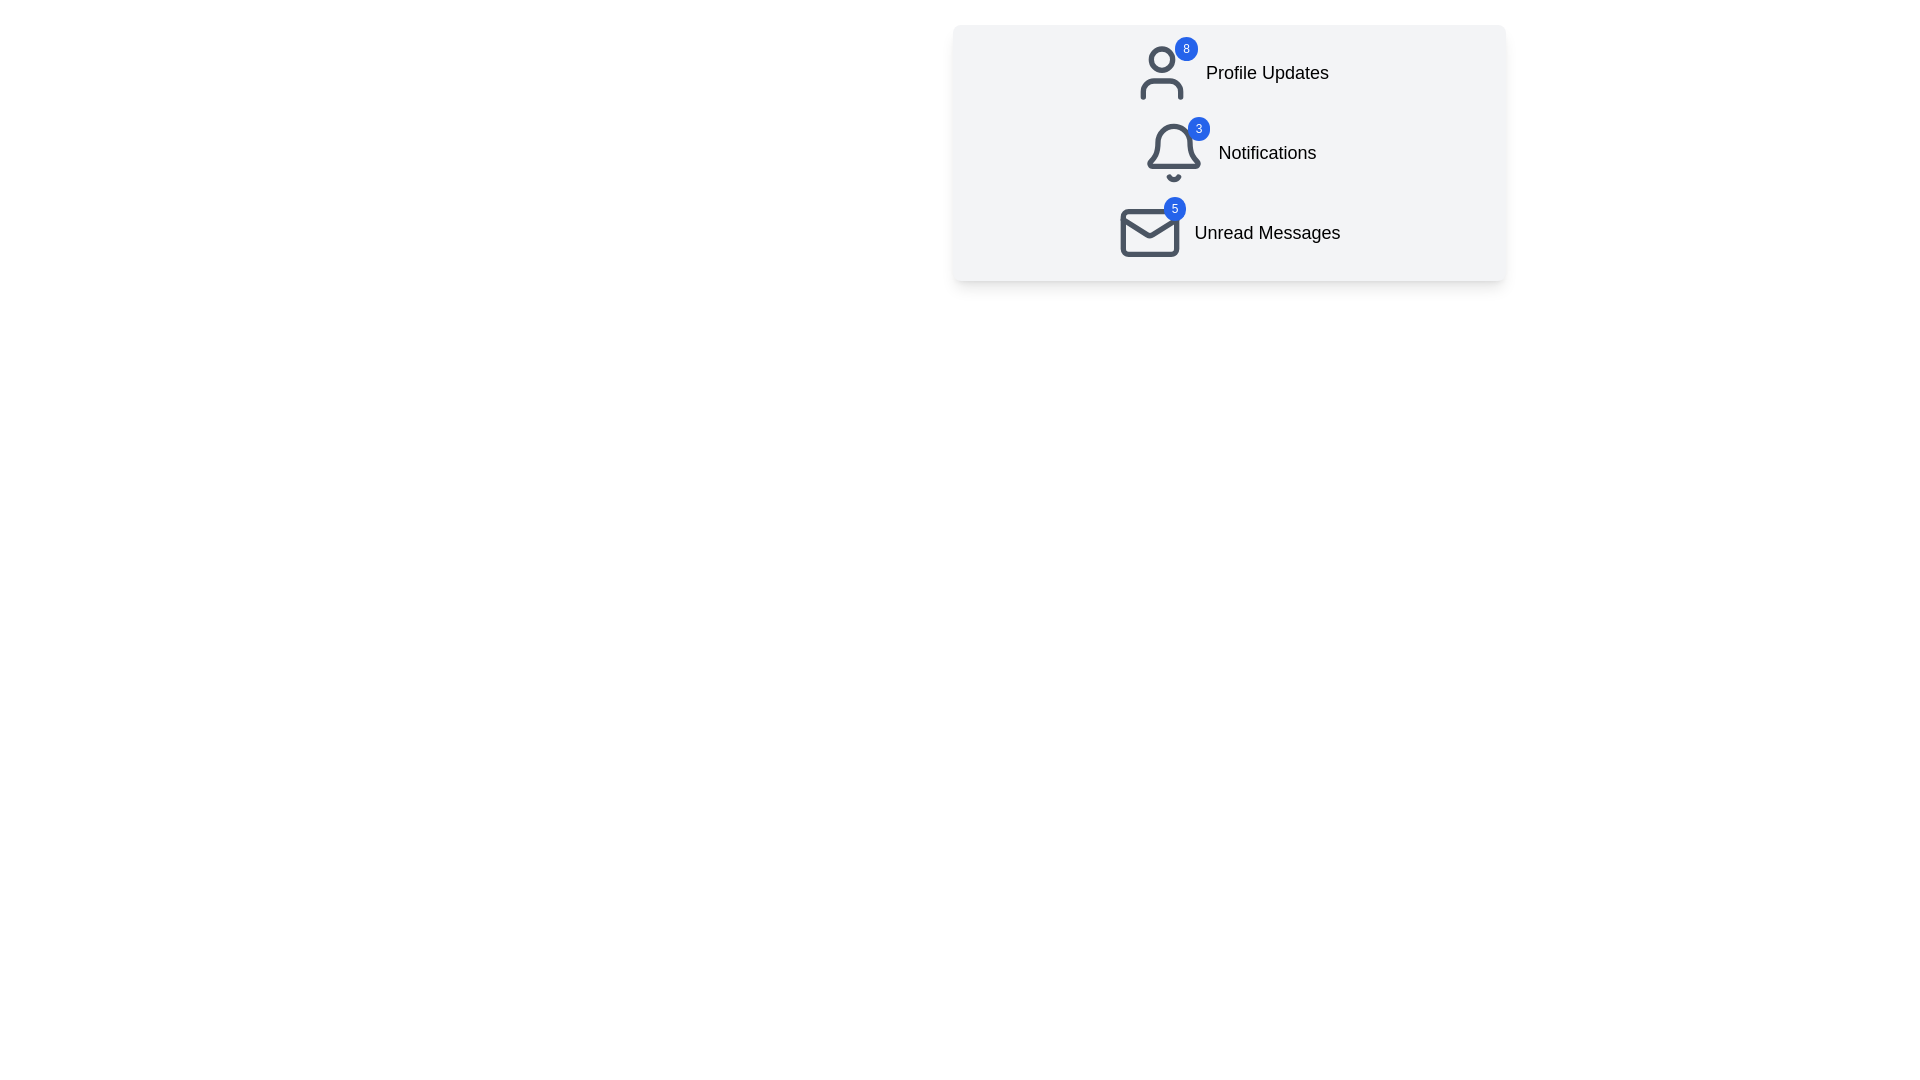  Describe the element at coordinates (1266, 72) in the screenshot. I see `the 'Profile Updates' text label, which is a medium-sized, bold font element in black color on a light background, positioned to the right of an icon with a badge` at that location.